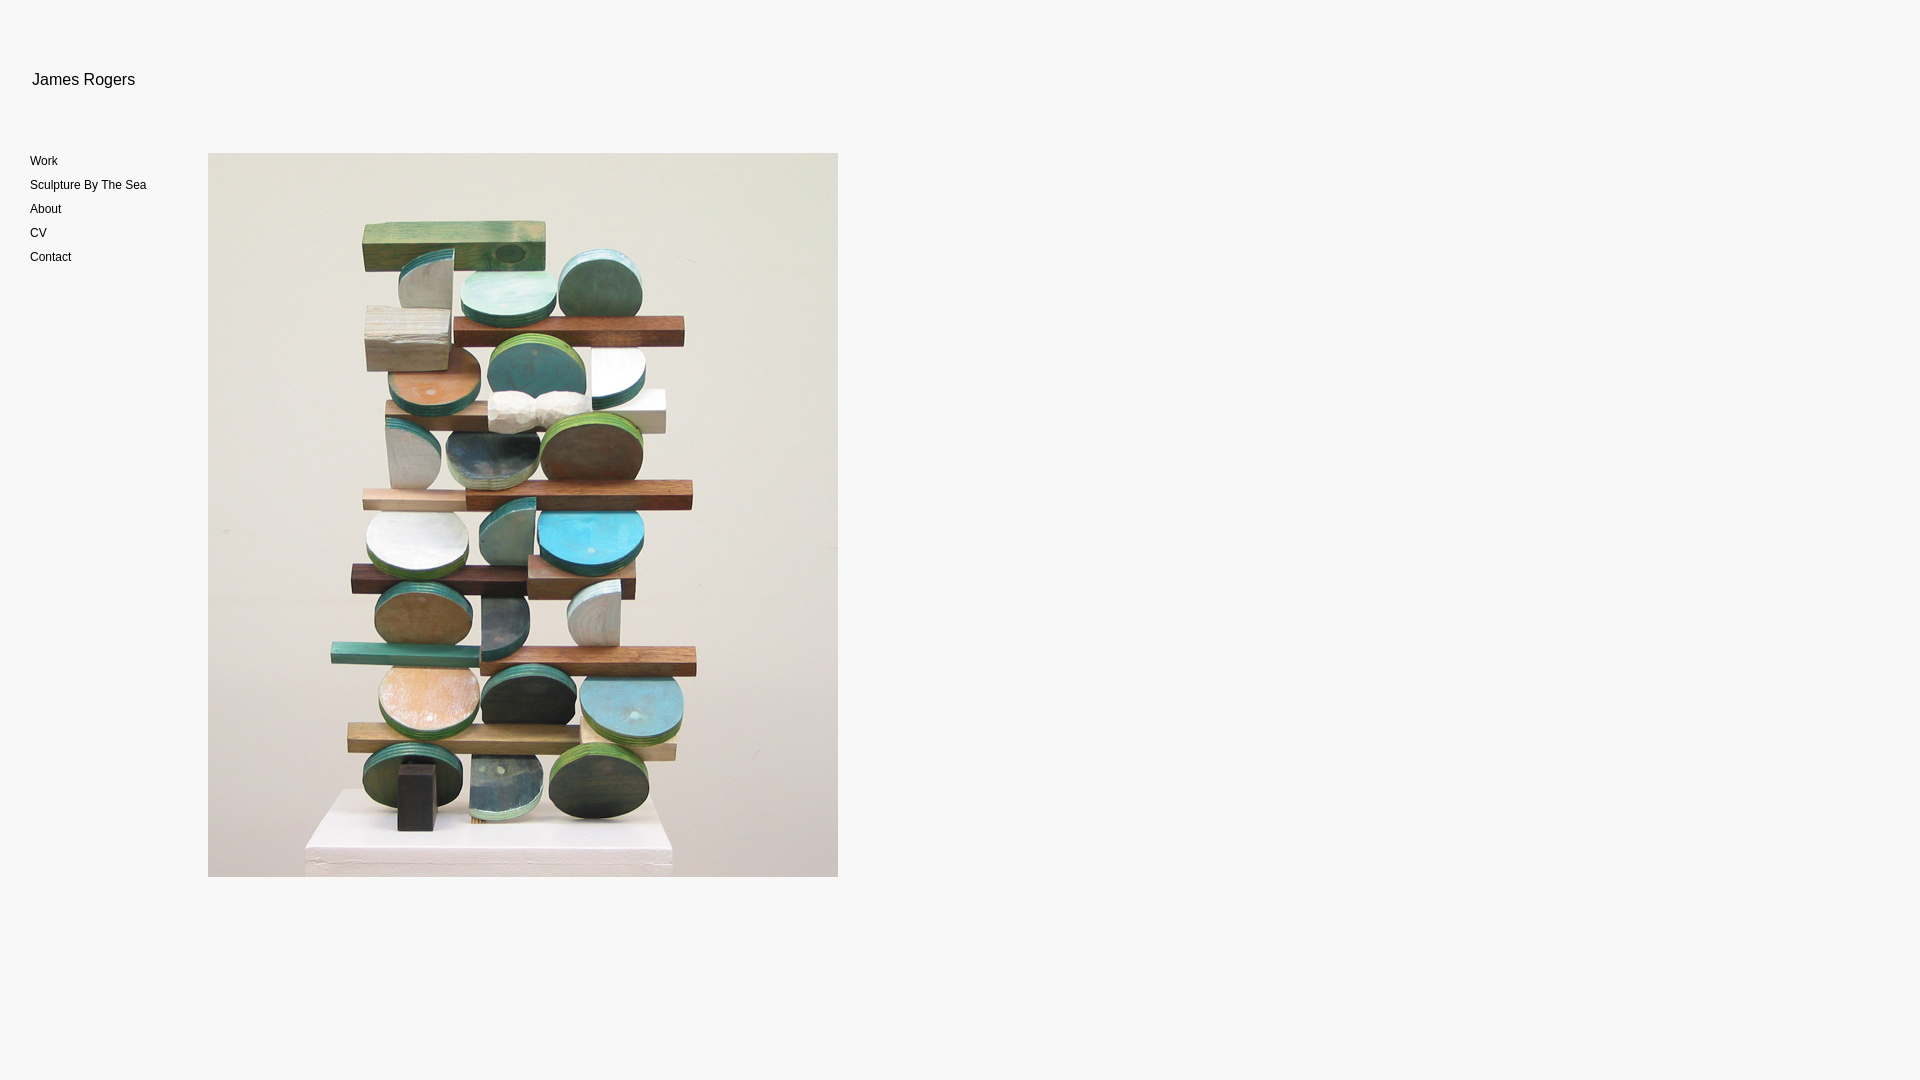 The width and height of the screenshot is (1920, 1080). Describe the element at coordinates (82, 78) in the screenshot. I see `'James Rogers'` at that location.